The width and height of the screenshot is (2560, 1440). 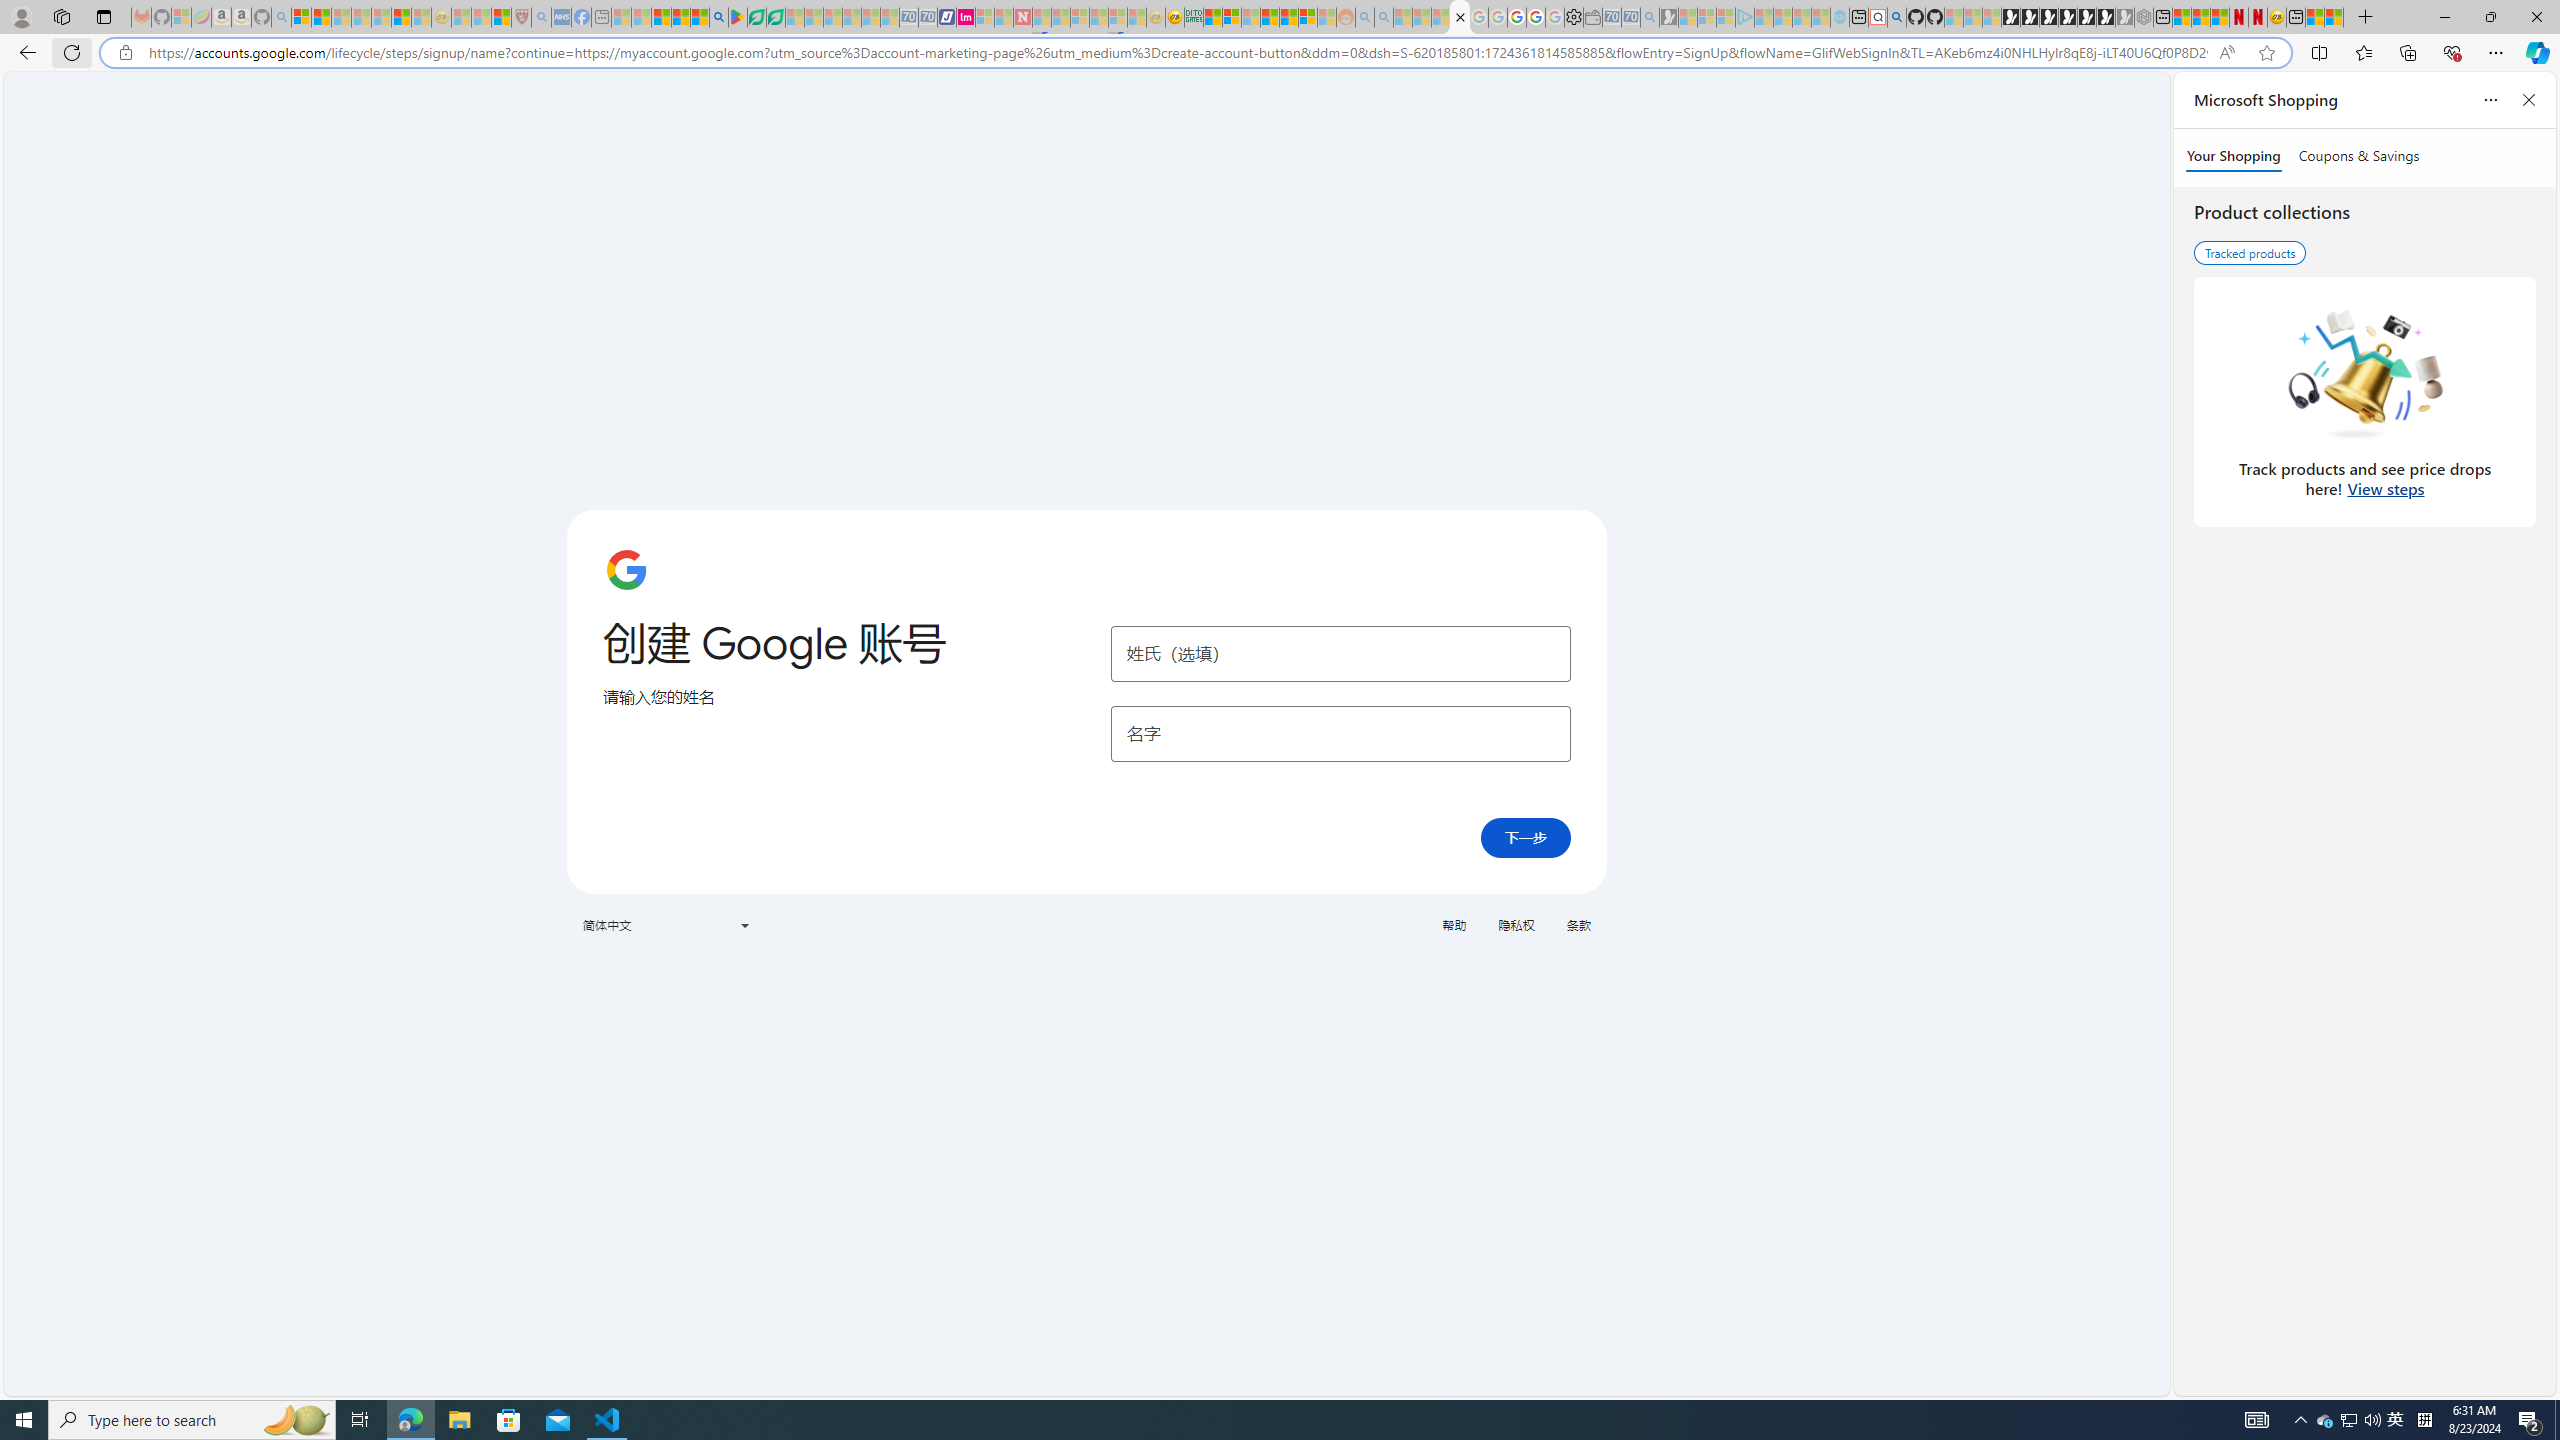 I want to click on 'Bing Real Estate - Home sales and rental listings - Sleeping', so click(x=1650, y=16).